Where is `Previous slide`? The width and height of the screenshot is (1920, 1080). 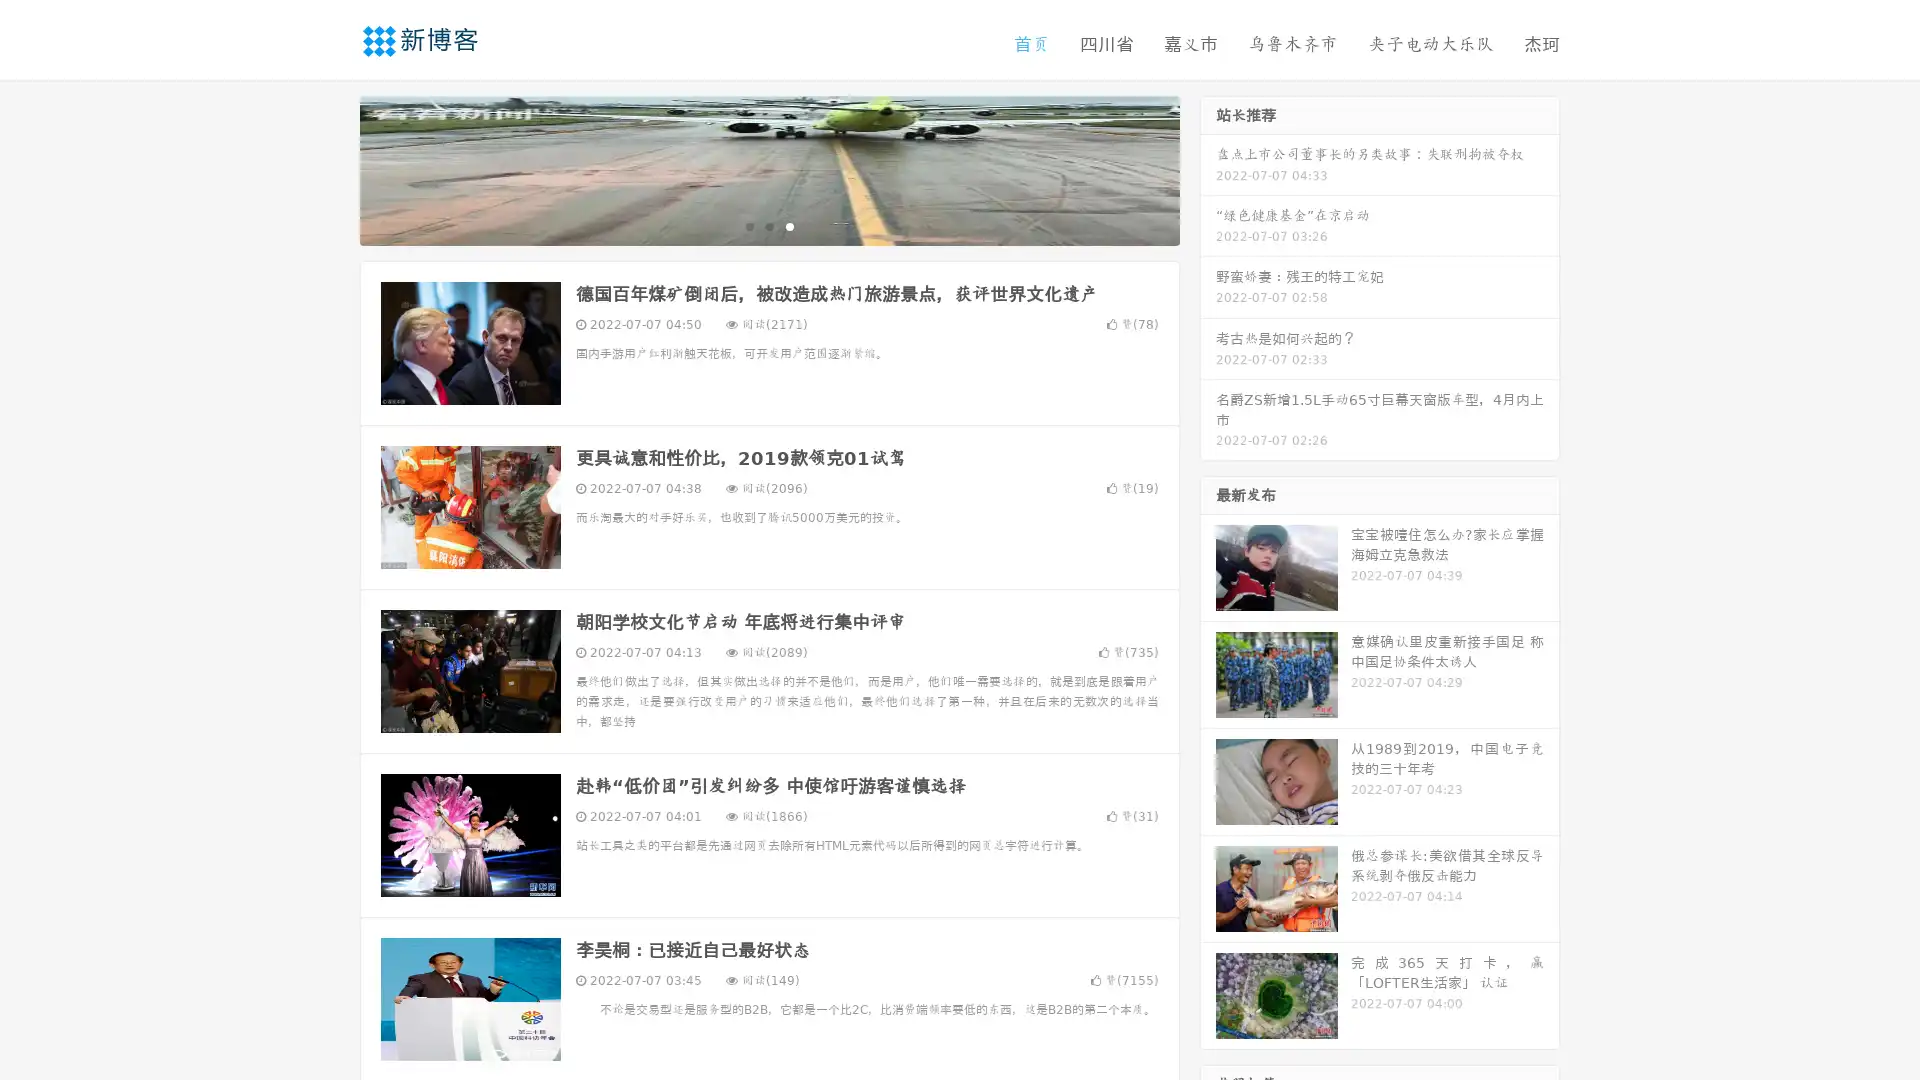 Previous slide is located at coordinates (330, 168).